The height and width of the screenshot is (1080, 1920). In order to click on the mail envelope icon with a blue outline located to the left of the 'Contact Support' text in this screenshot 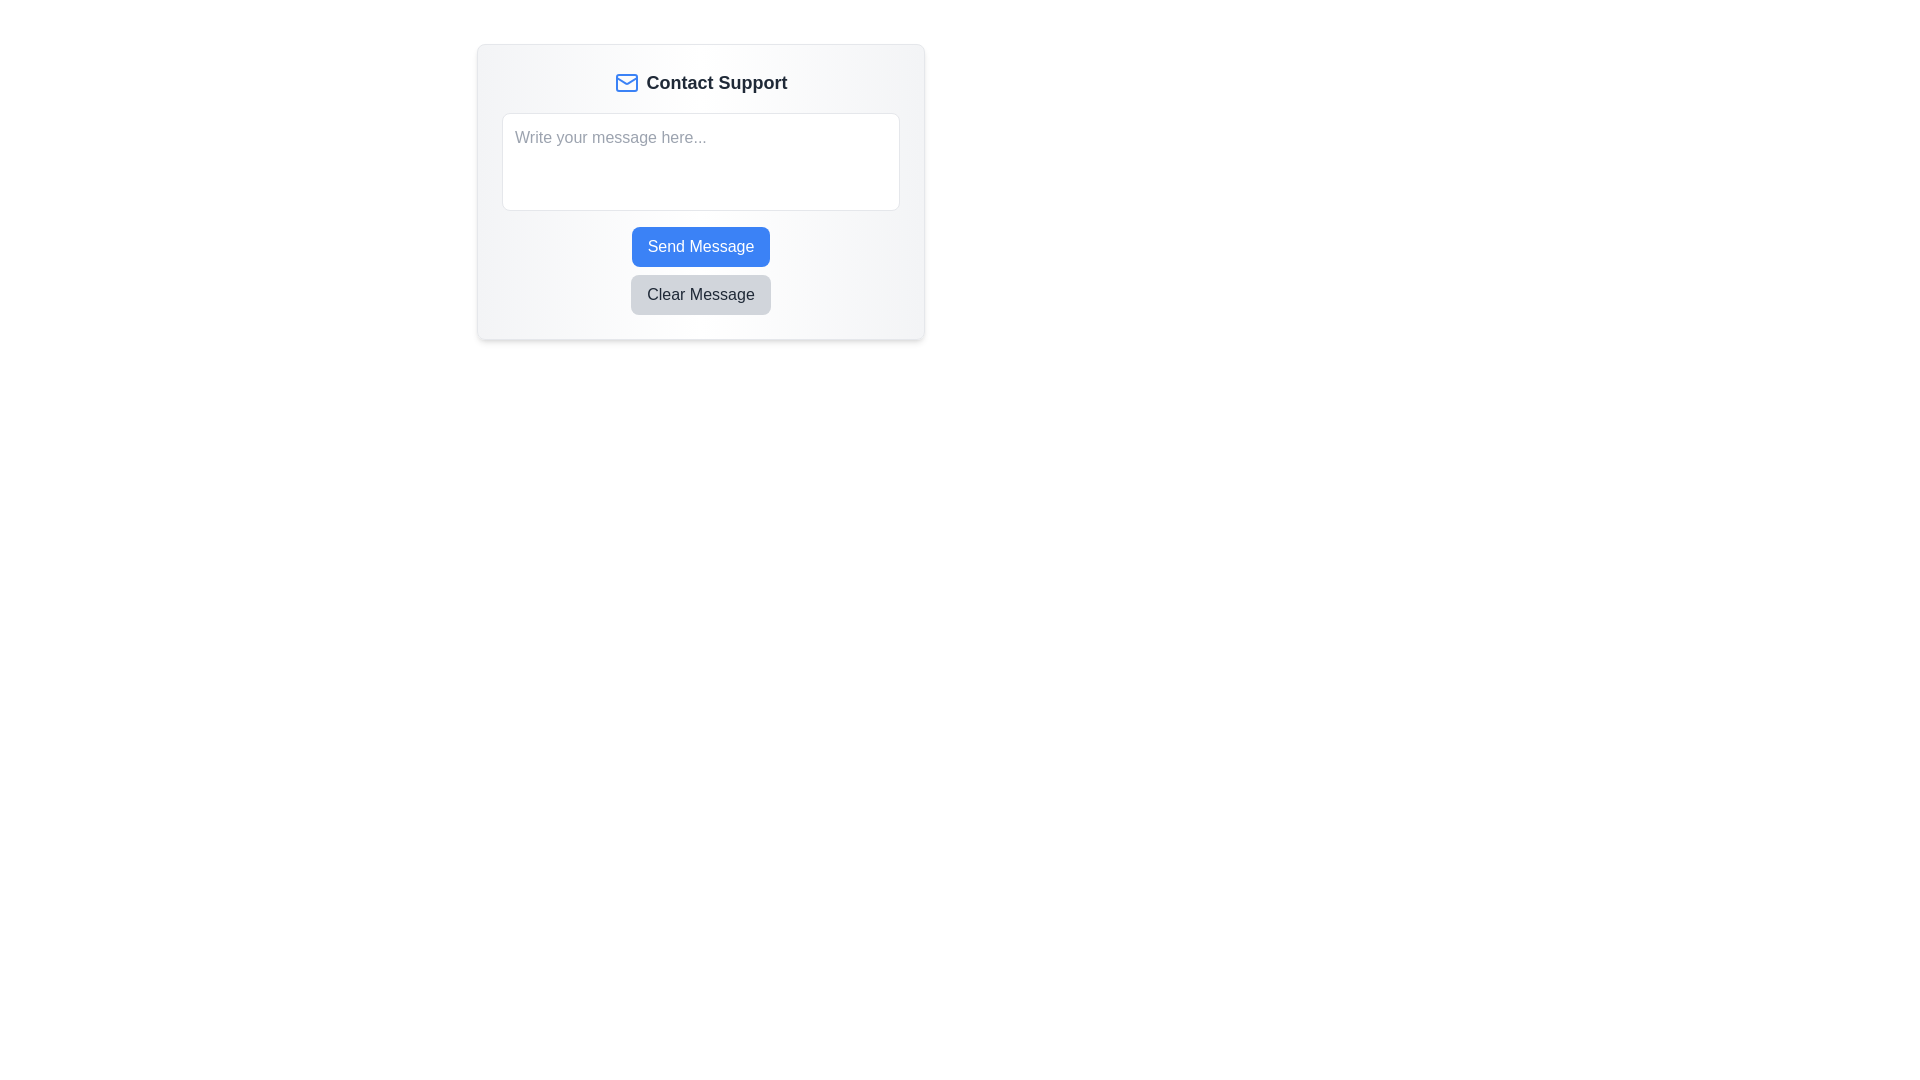, I will do `click(625, 82)`.